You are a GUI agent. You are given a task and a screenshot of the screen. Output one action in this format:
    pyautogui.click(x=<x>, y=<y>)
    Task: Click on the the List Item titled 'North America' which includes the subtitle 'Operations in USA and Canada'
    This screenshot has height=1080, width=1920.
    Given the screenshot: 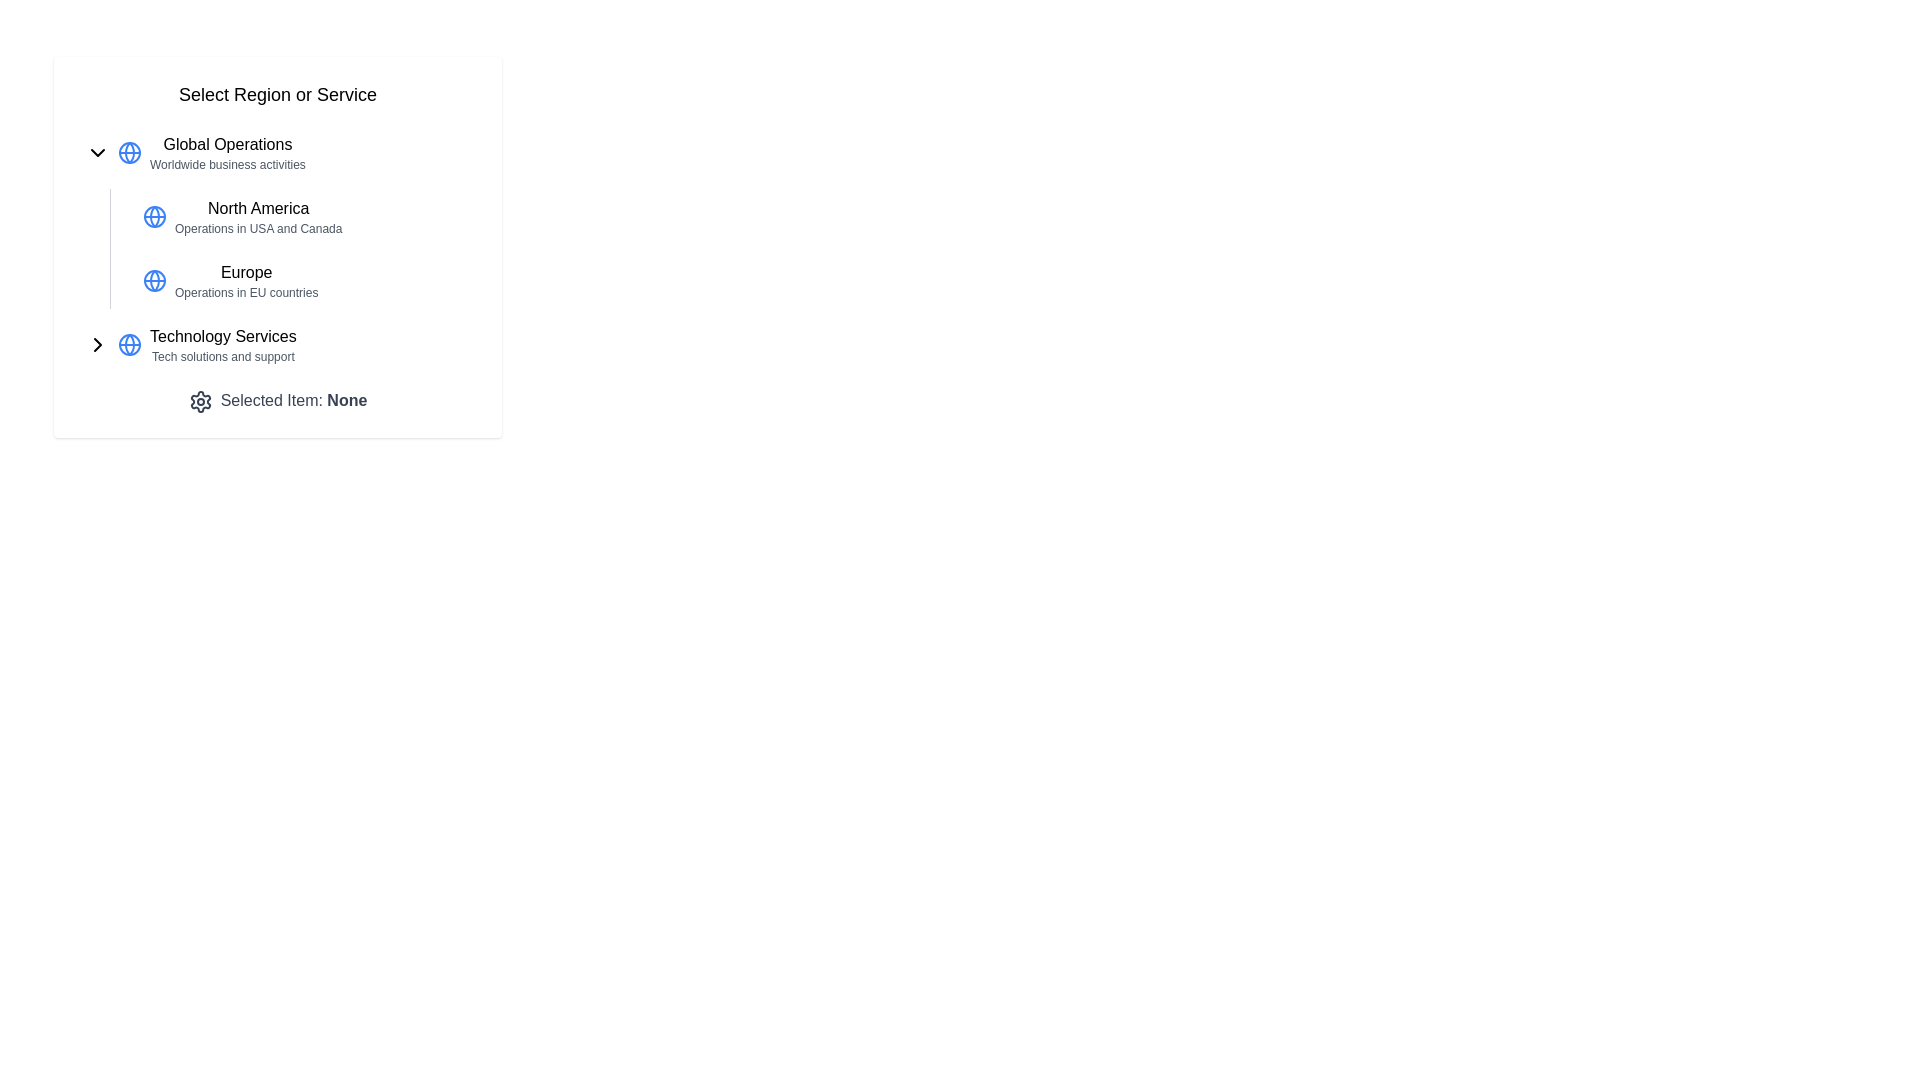 What is the action you would take?
    pyautogui.click(x=257, y=216)
    